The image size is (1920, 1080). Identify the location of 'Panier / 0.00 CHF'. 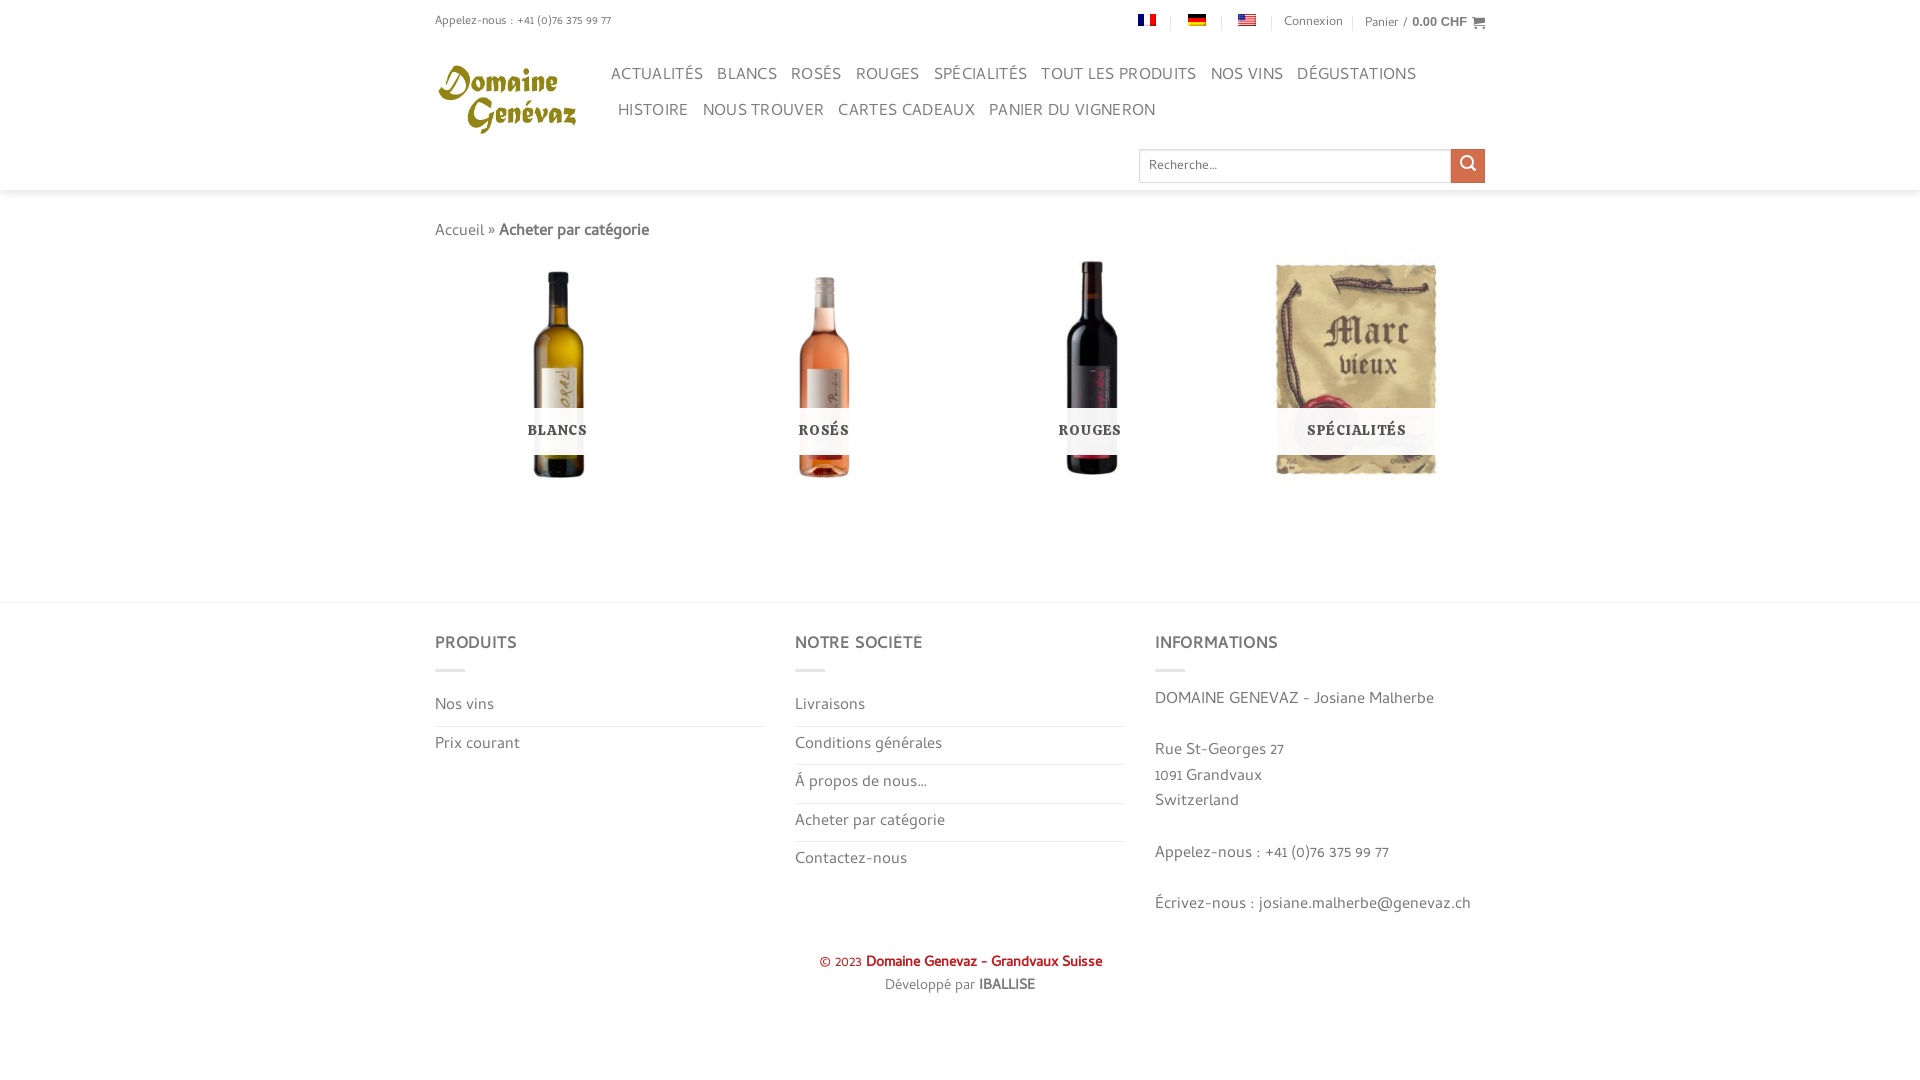
(1424, 23).